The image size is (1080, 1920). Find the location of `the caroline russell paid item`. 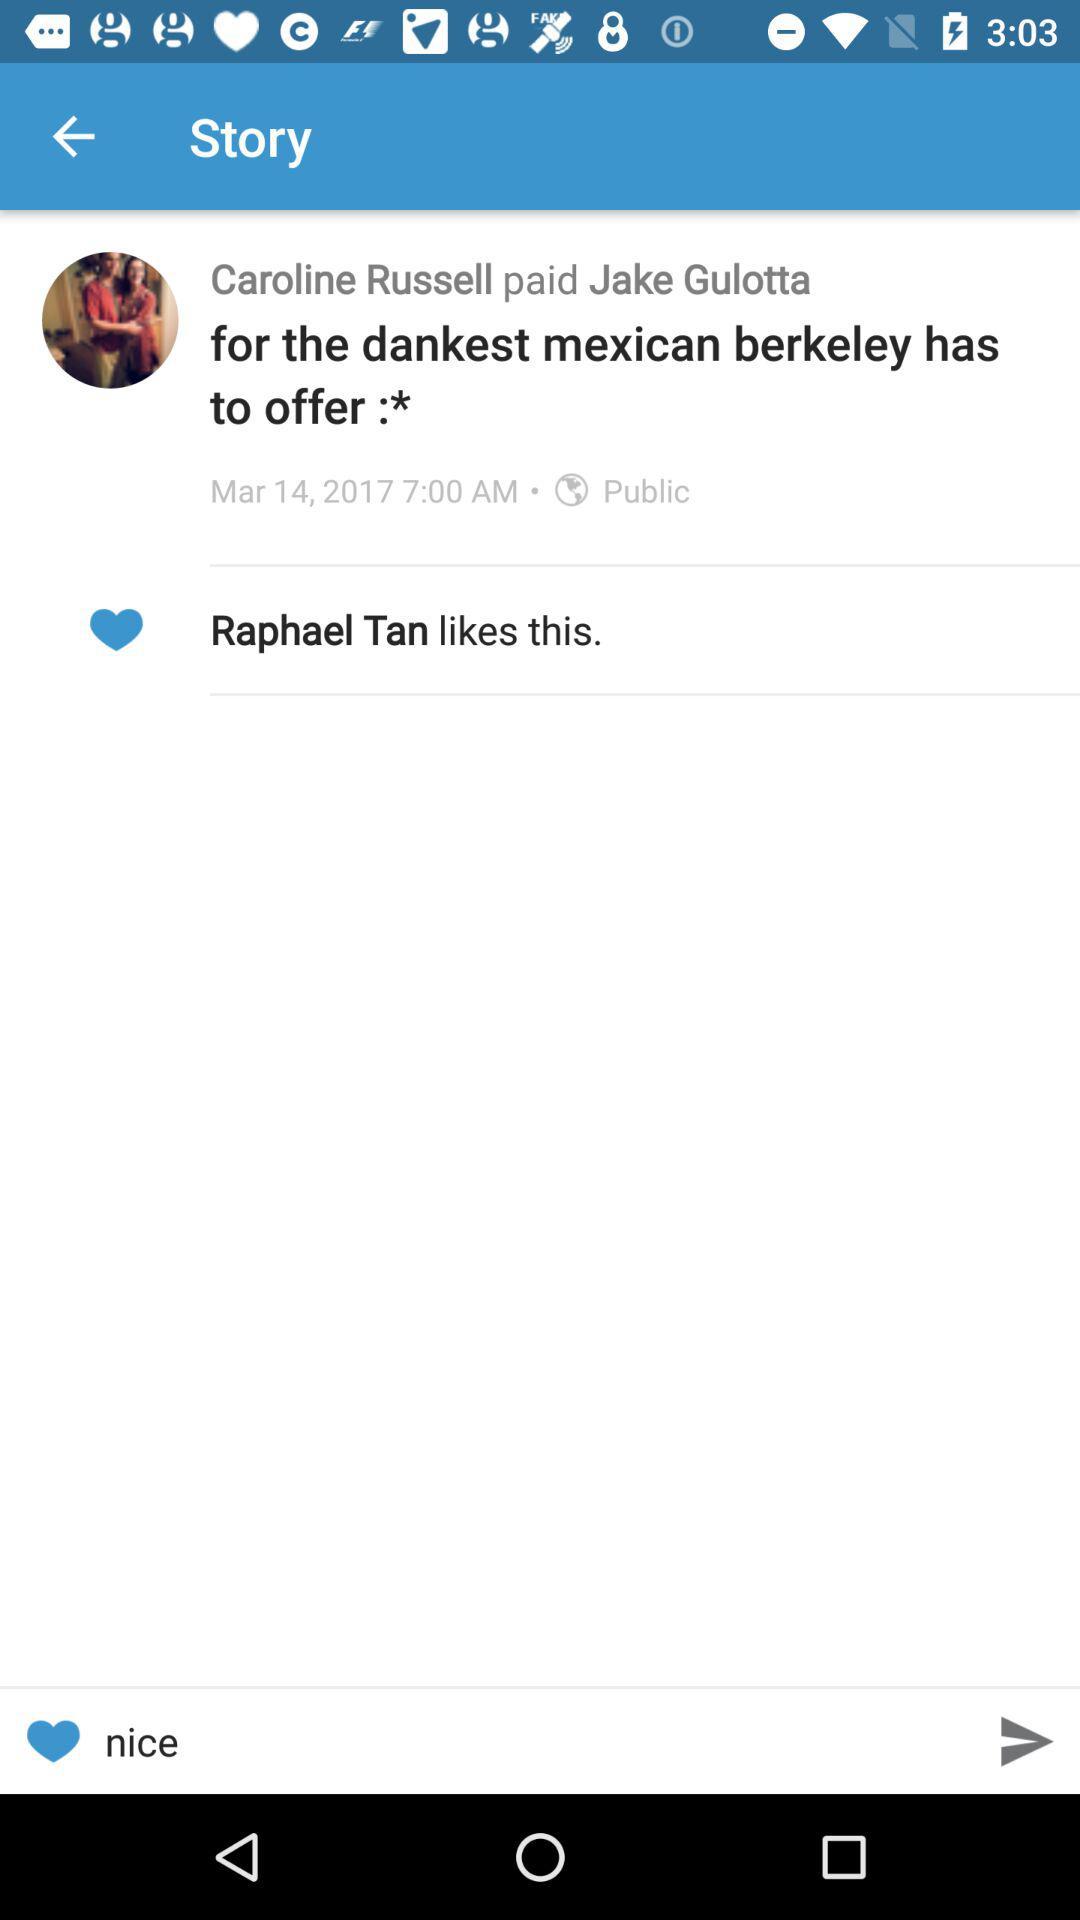

the caroline russell paid item is located at coordinates (623, 277).